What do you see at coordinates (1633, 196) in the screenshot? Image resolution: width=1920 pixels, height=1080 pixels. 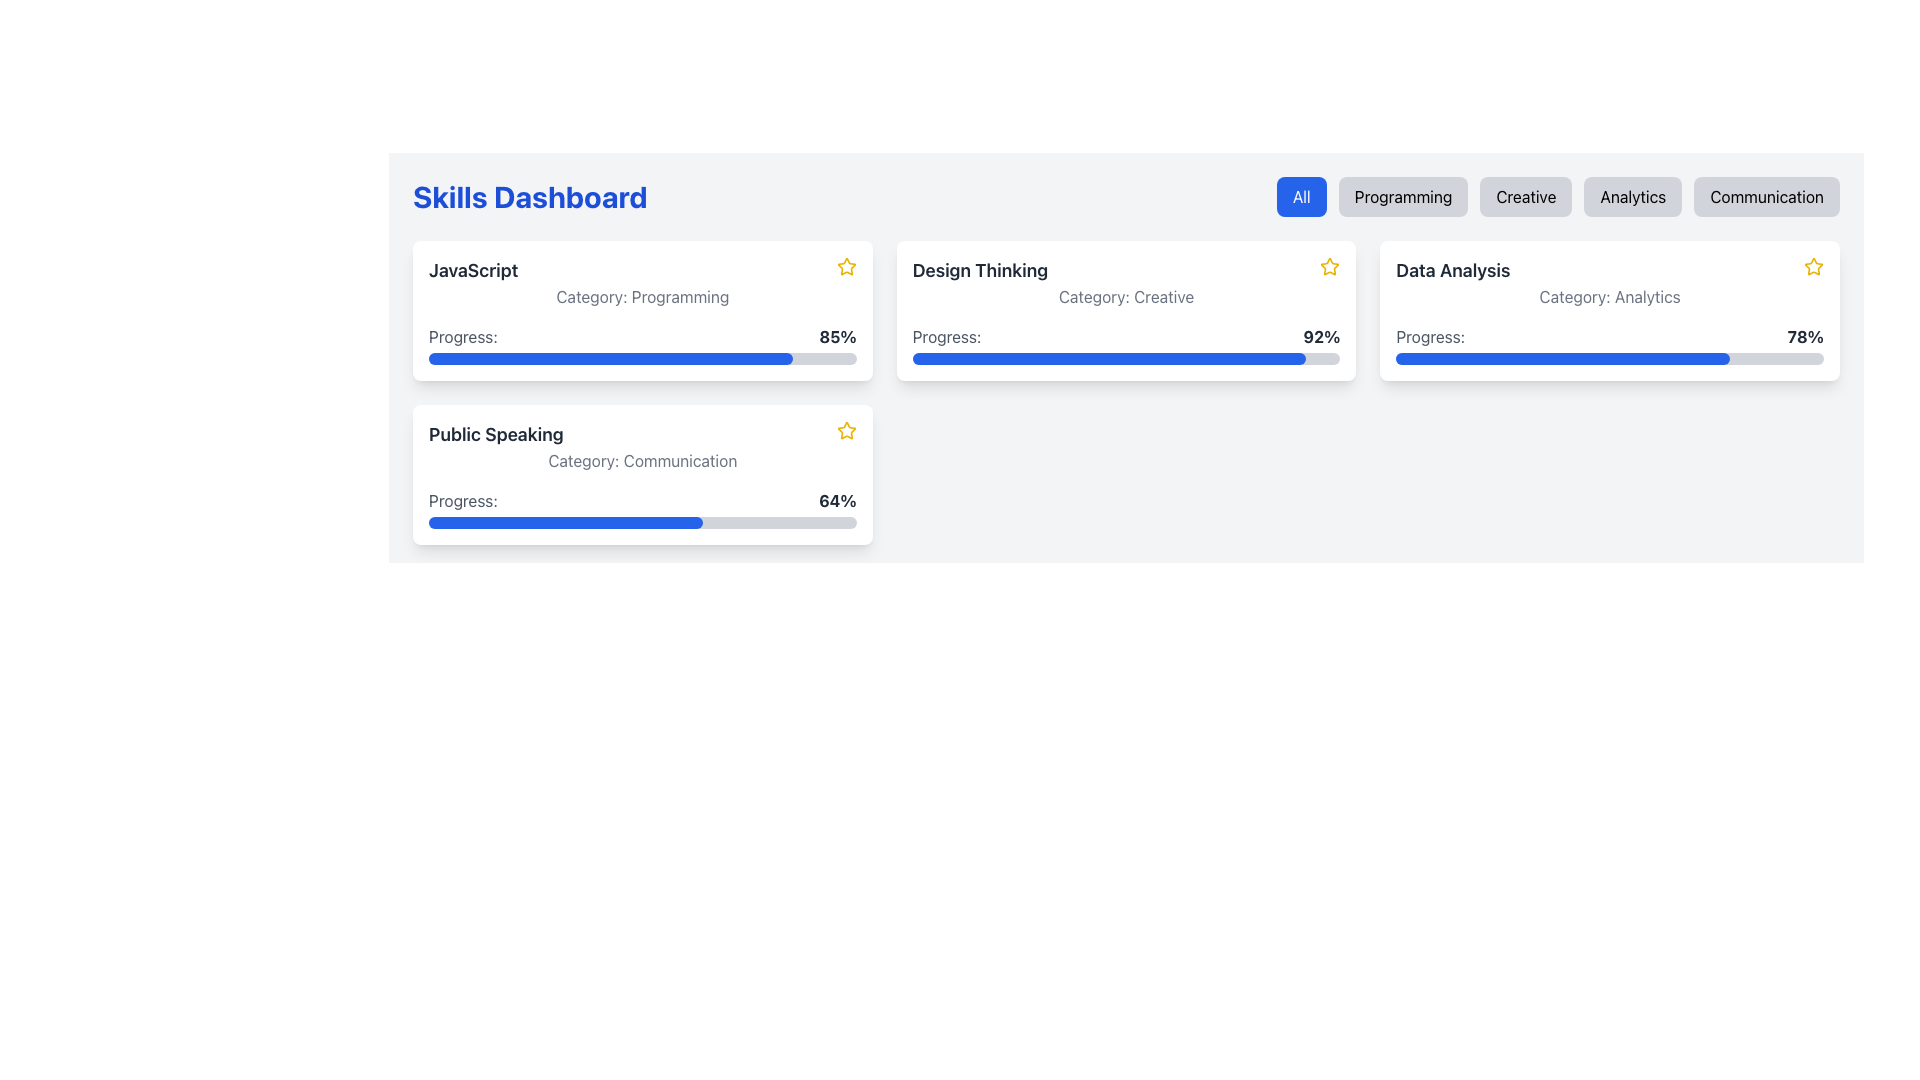 I see `the 'Analytics' button, which is the fourth button in a horizontal row of five buttons` at bounding box center [1633, 196].